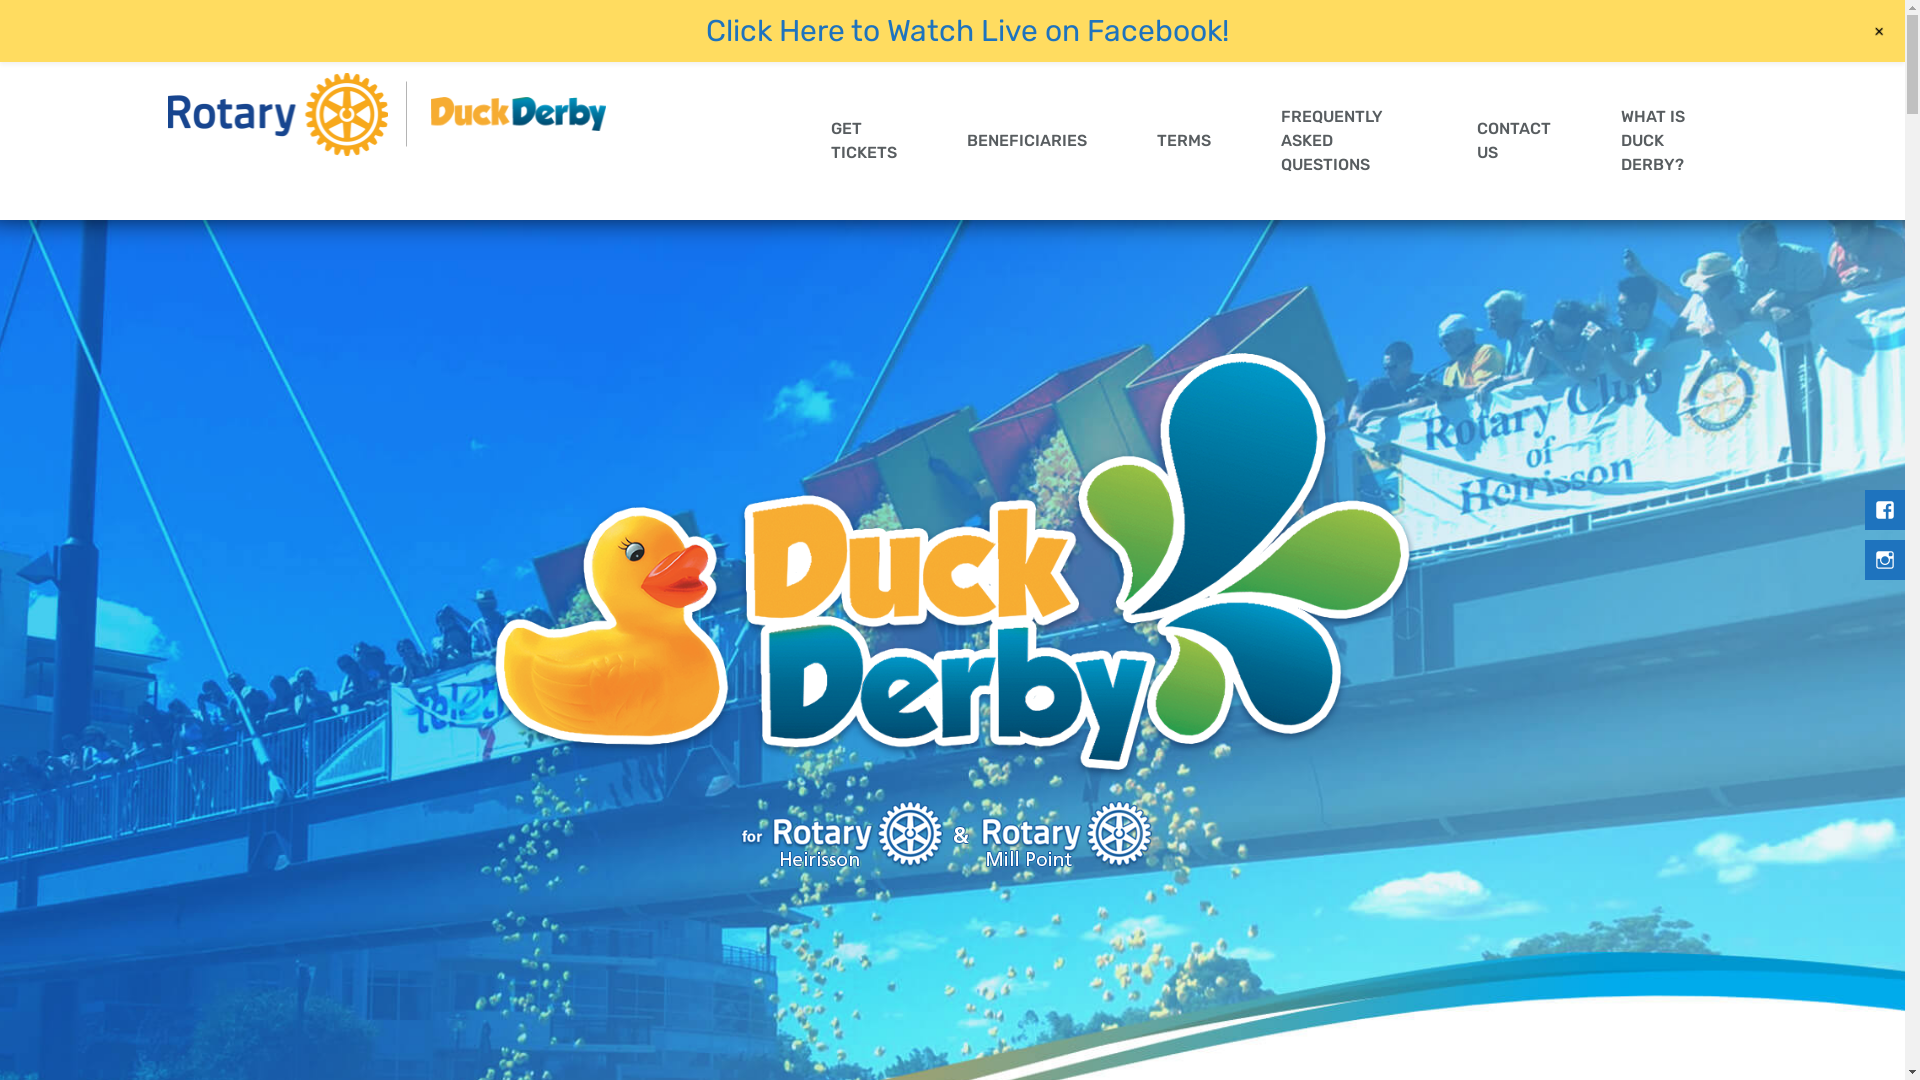 The image size is (1920, 1080). What do you see at coordinates (795, 140) in the screenshot?
I see `'GET TICKETS'` at bounding box center [795, 140].